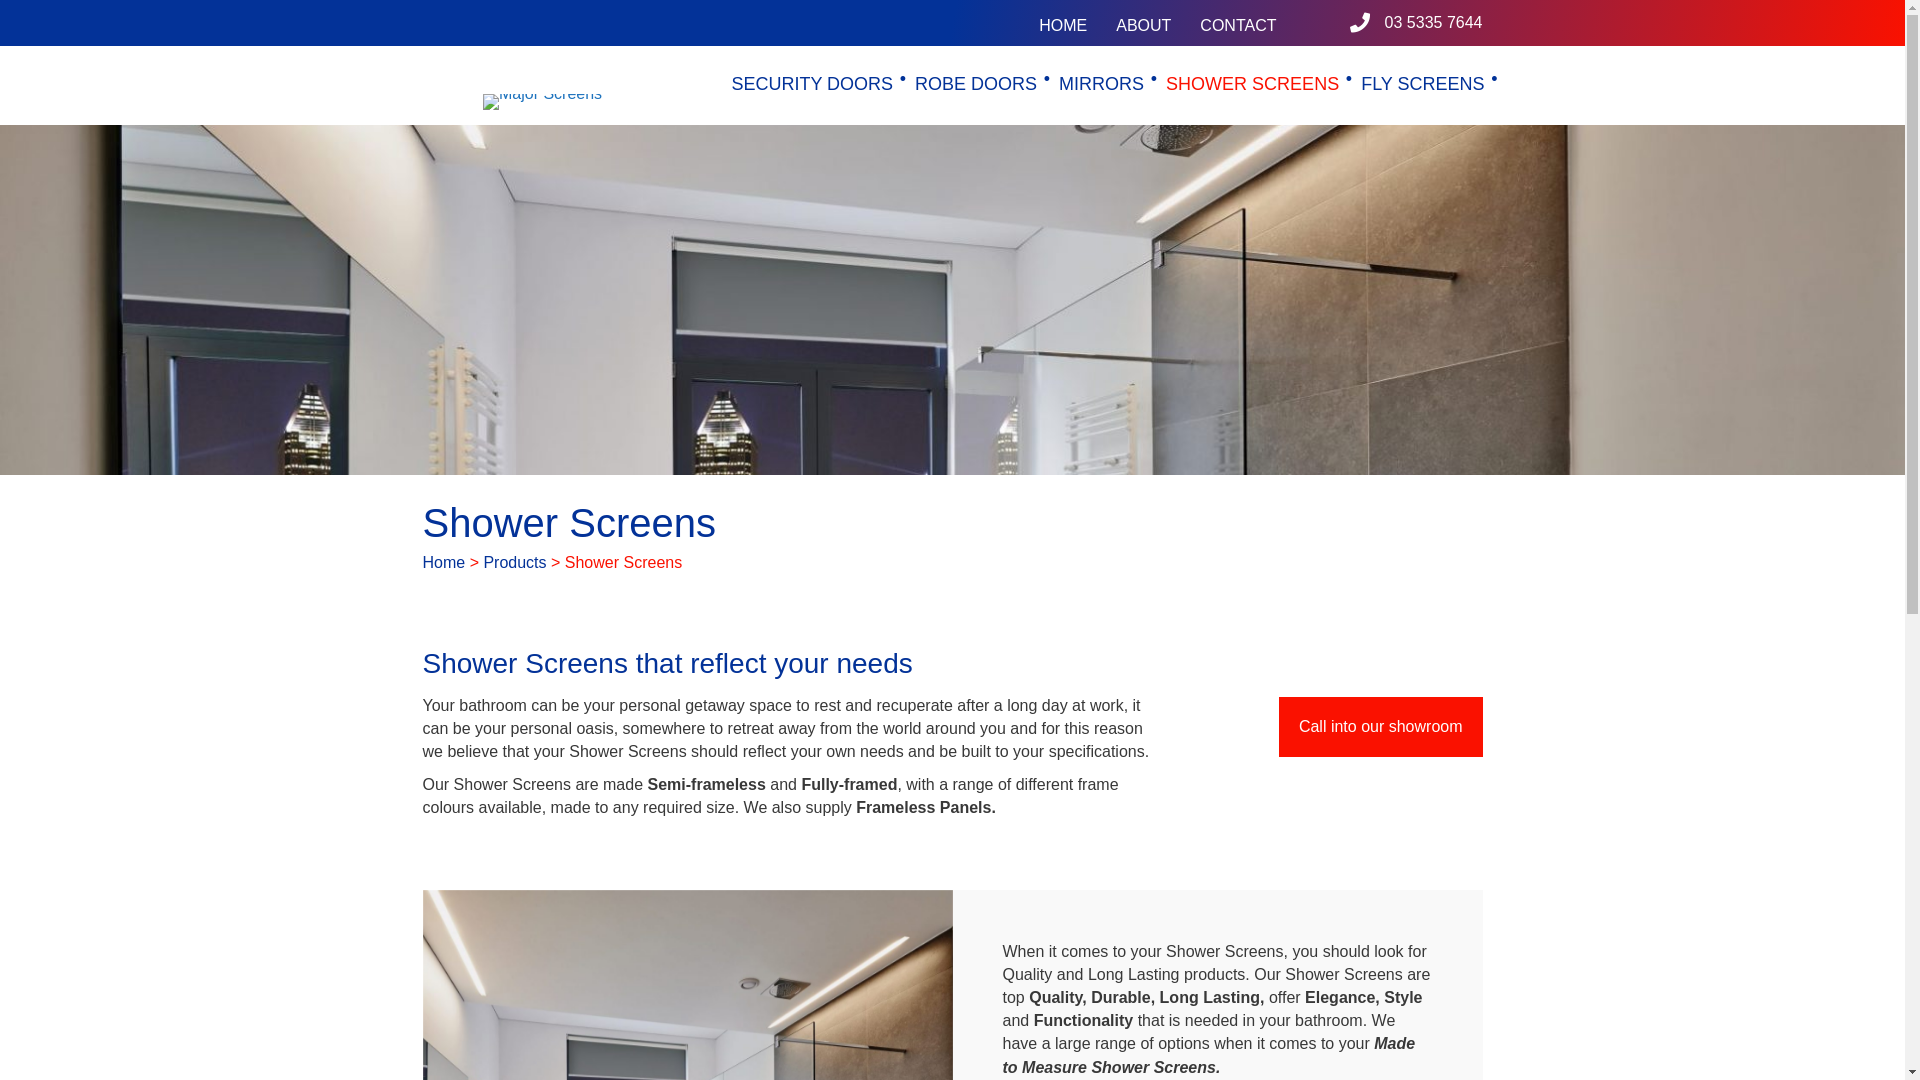 The image size is (1920, 1080). What do you see at coordinates (1025, 25) in the screenshot?
I see `'HOME'` at bounding box center [1025, 25].